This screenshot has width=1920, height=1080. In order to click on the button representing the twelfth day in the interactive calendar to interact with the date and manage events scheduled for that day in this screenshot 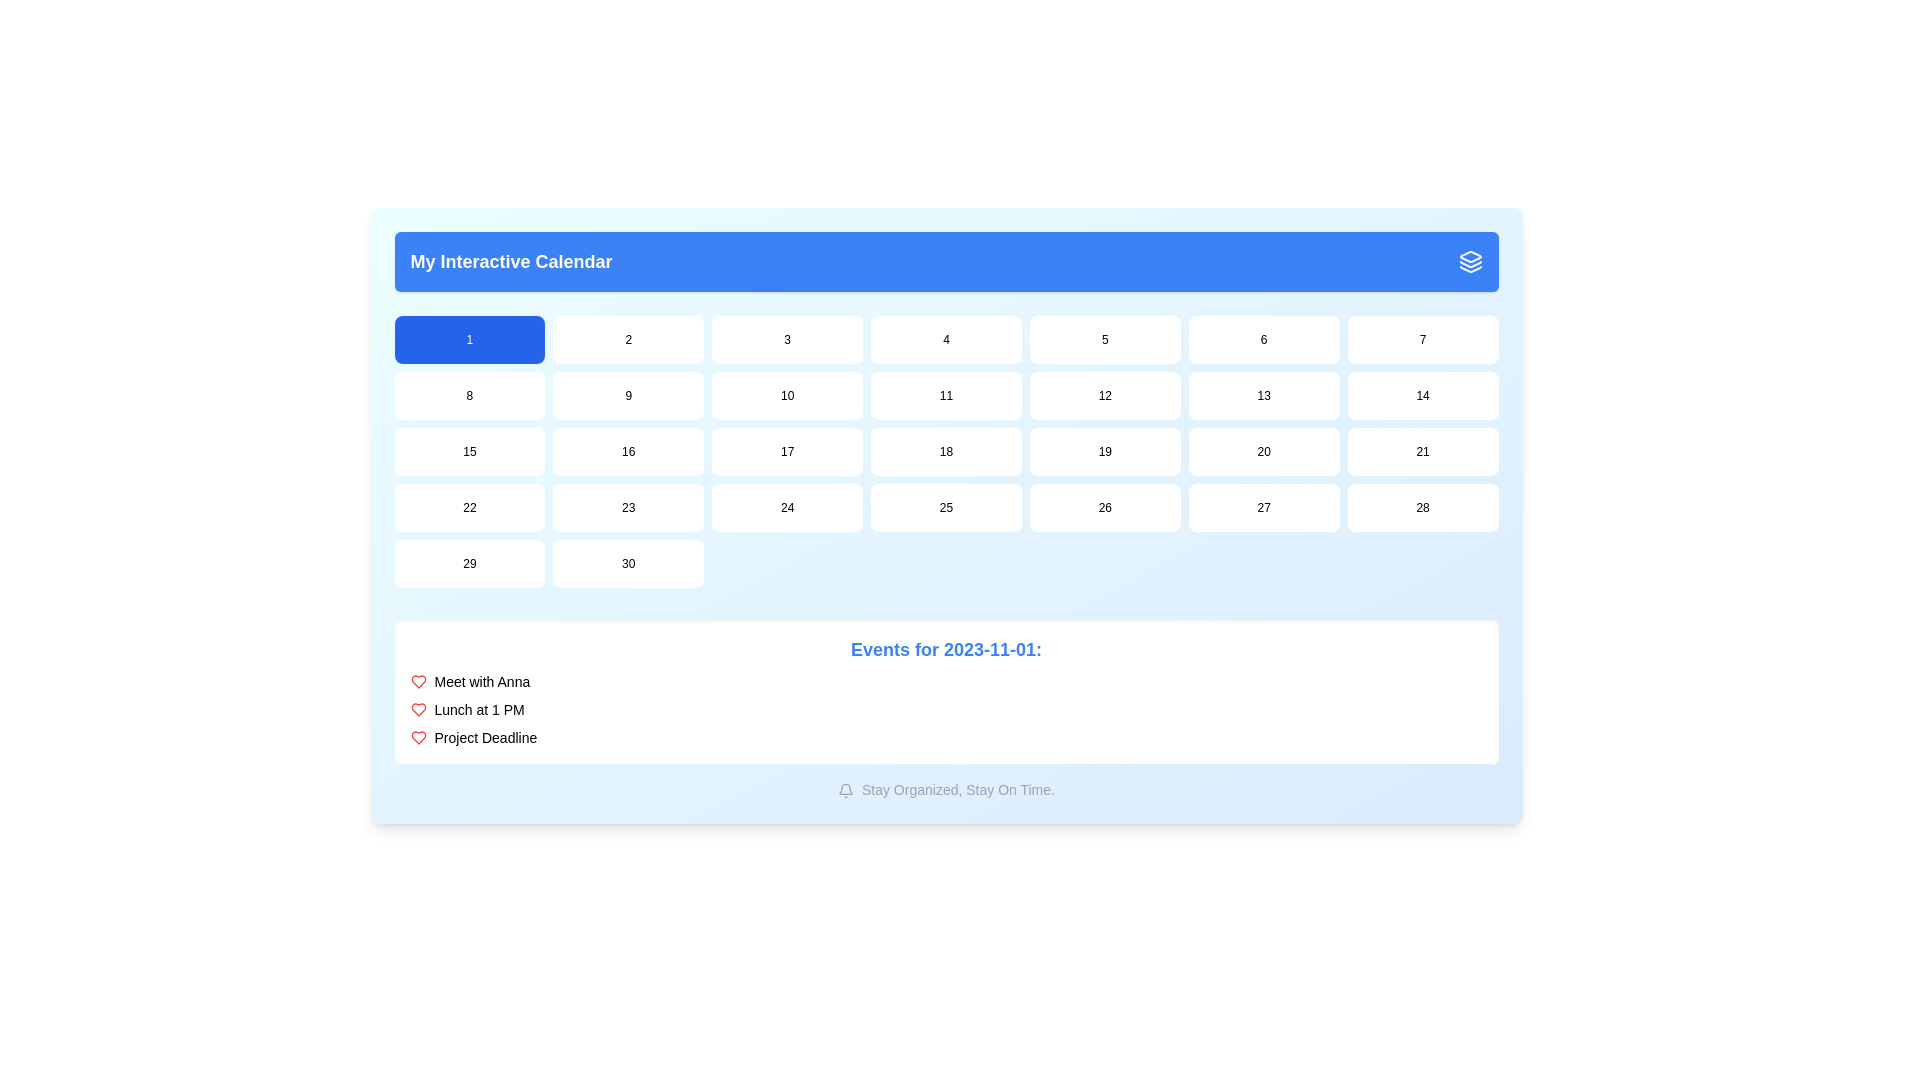, I will do `click(1104, 396)`.